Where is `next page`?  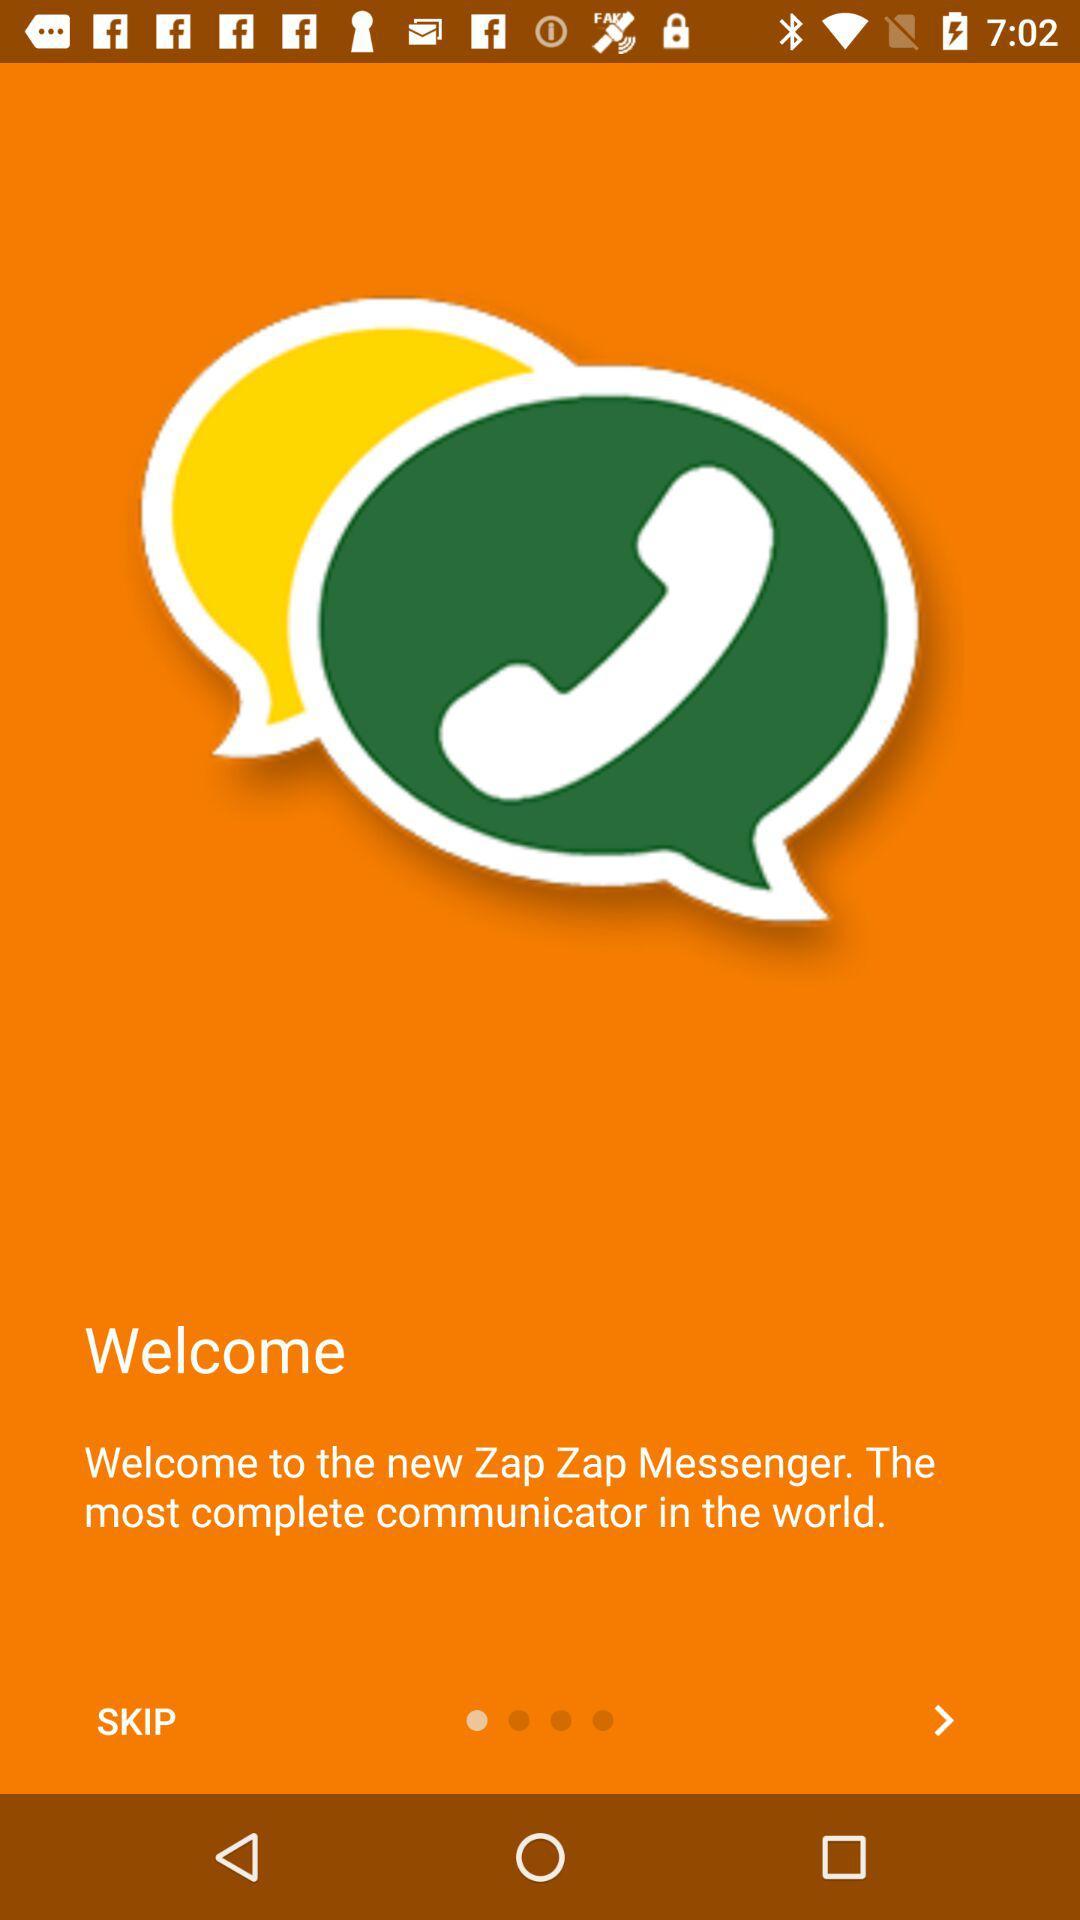 next page is located at coordinates (943, 1719).